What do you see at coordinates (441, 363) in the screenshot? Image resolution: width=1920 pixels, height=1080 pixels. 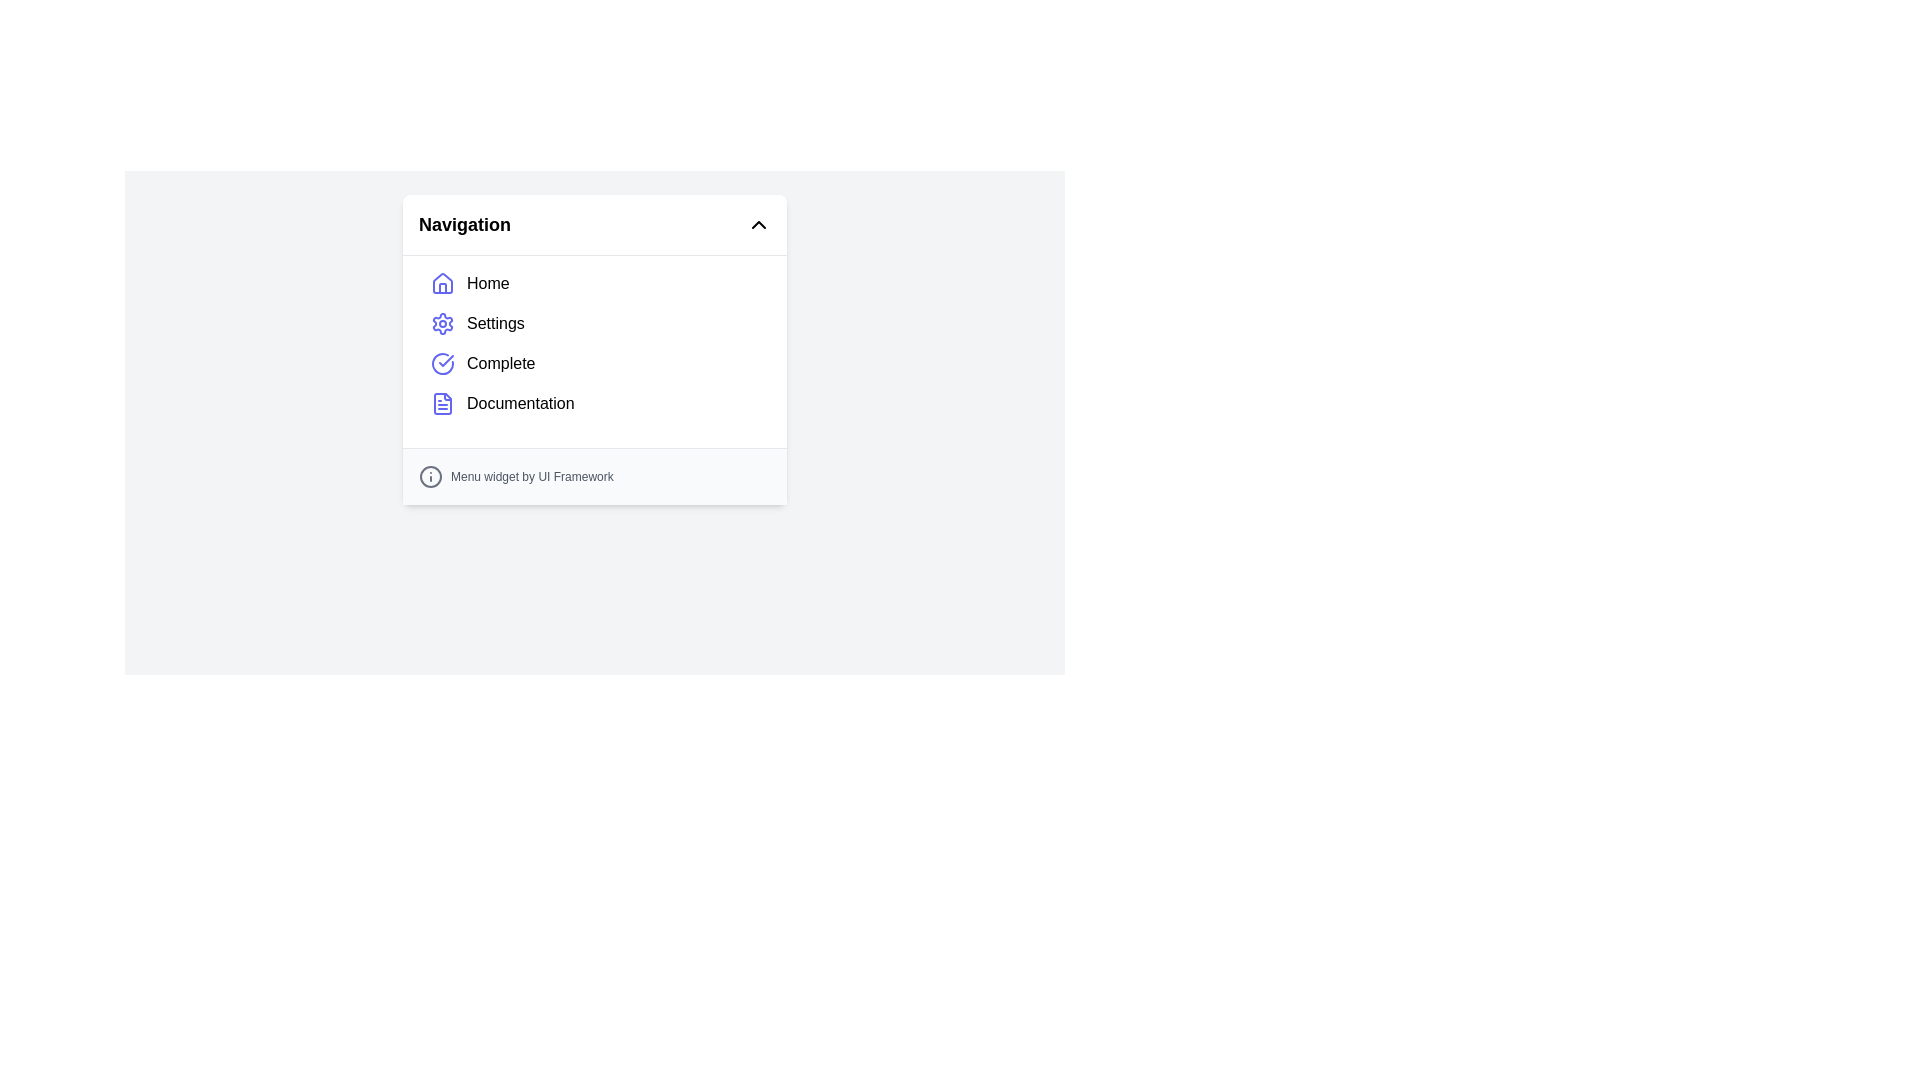 I see `the 'Complete' status icon located in the vertical navigation menu to the left of the 'Complete' text label` at bounding box center [441, 363].